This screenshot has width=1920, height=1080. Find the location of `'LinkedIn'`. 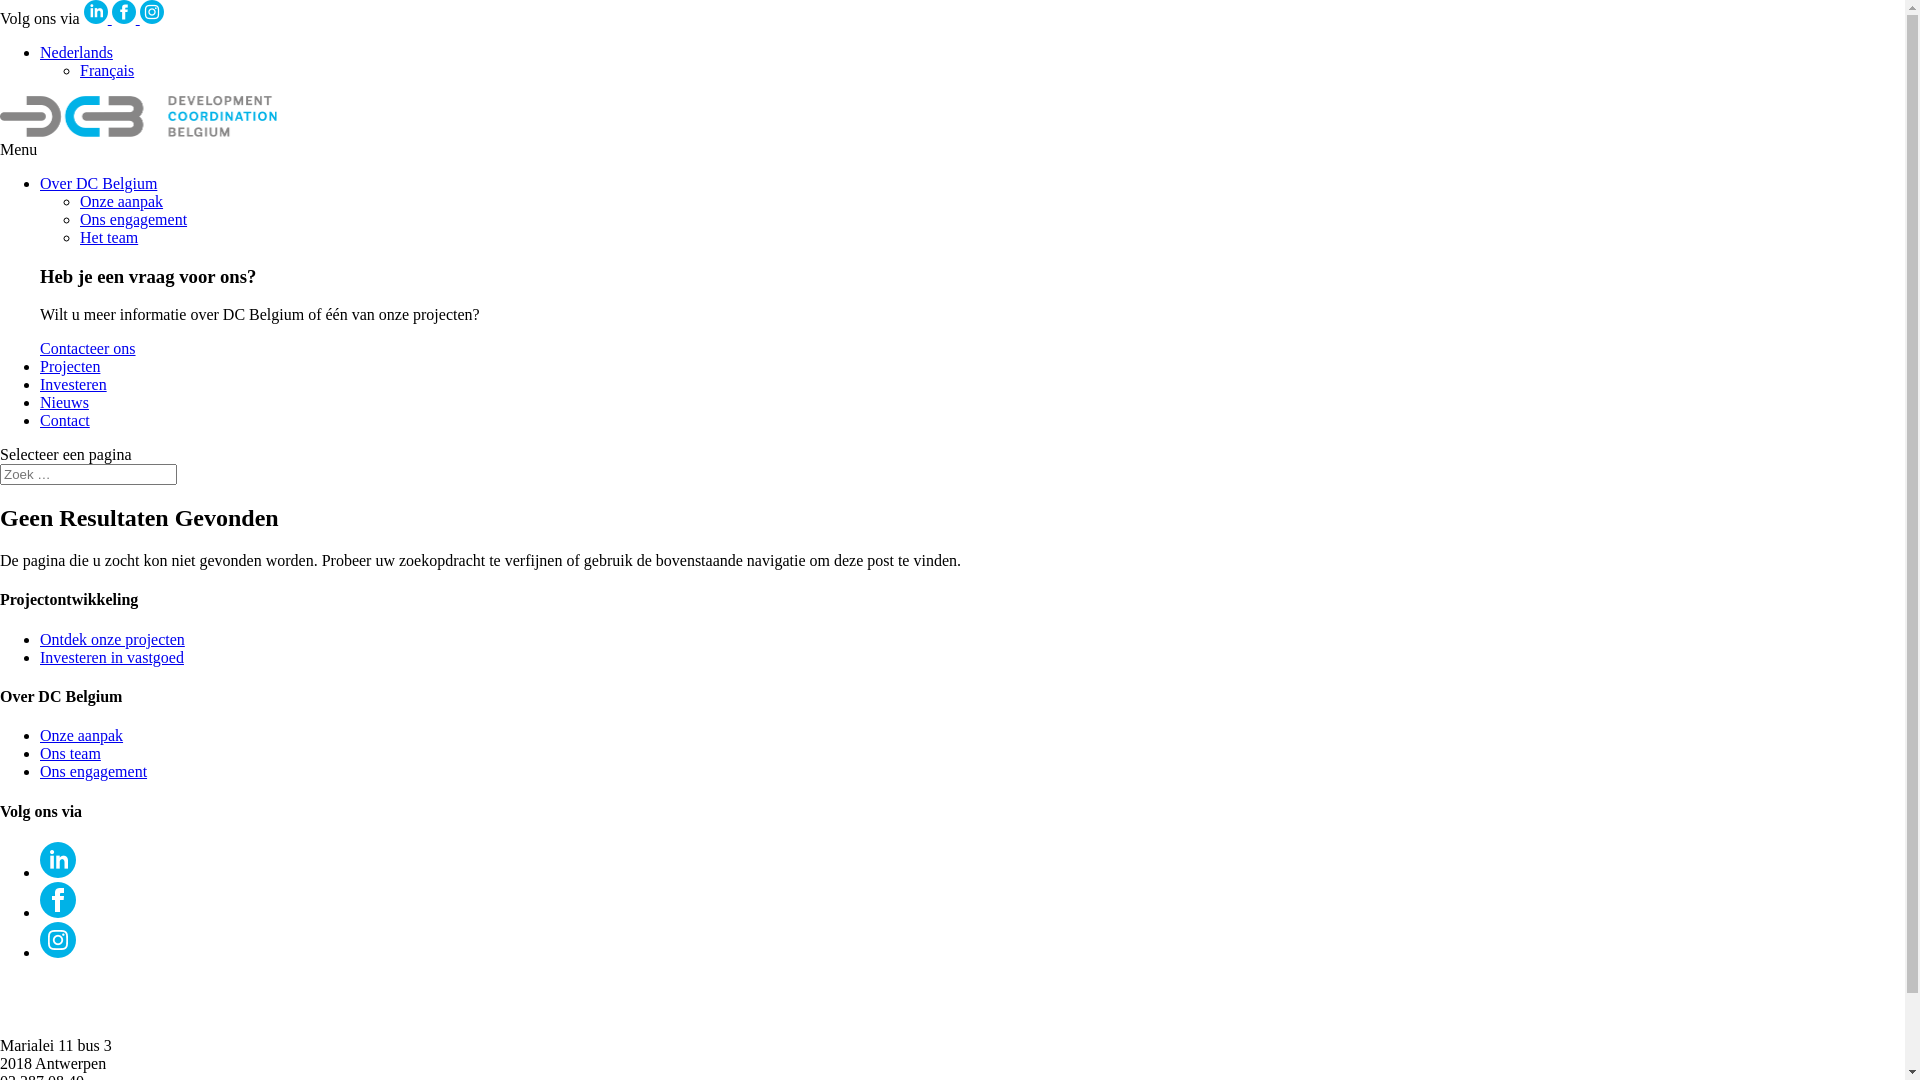

'LinkedIn' is located at coordinates (39, 859).